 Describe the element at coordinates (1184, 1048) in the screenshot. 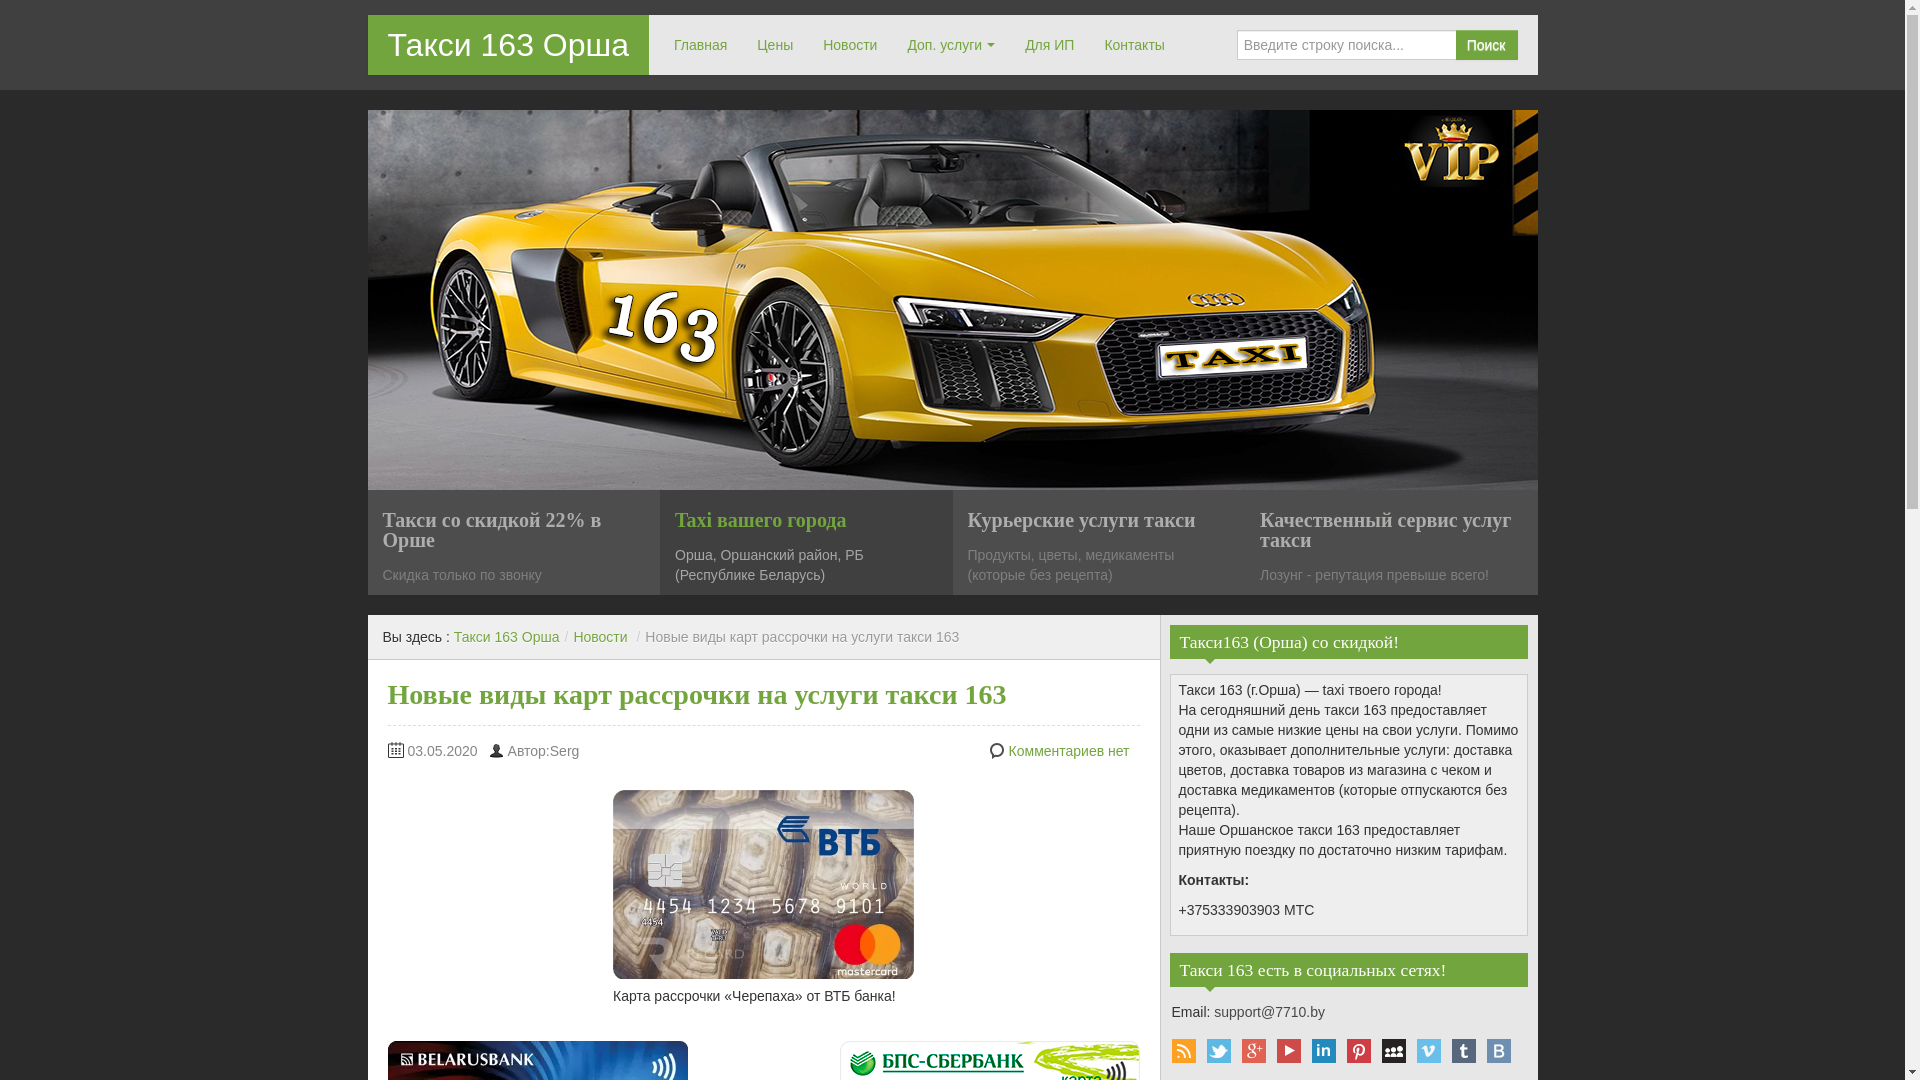

I see `'RSS'` at that location.